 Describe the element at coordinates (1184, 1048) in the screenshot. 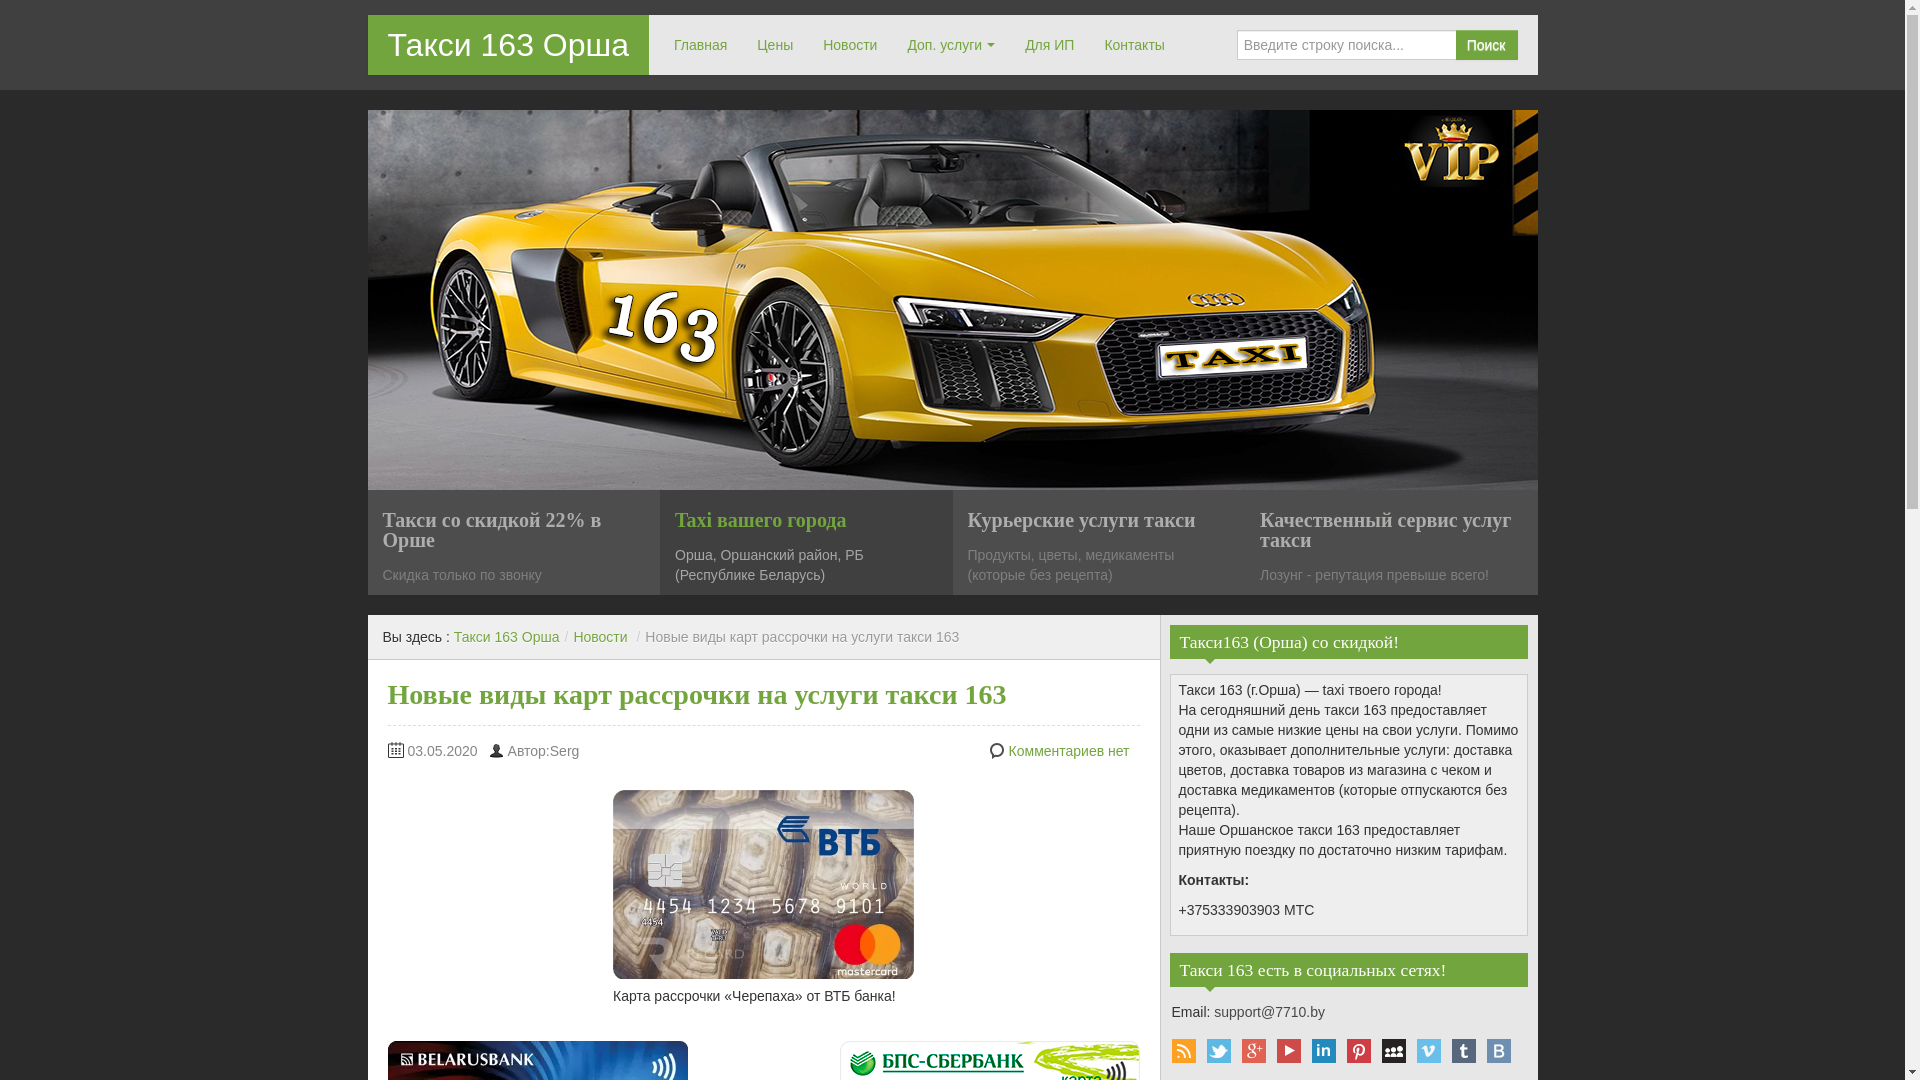

I see `'RSS'` at that location.